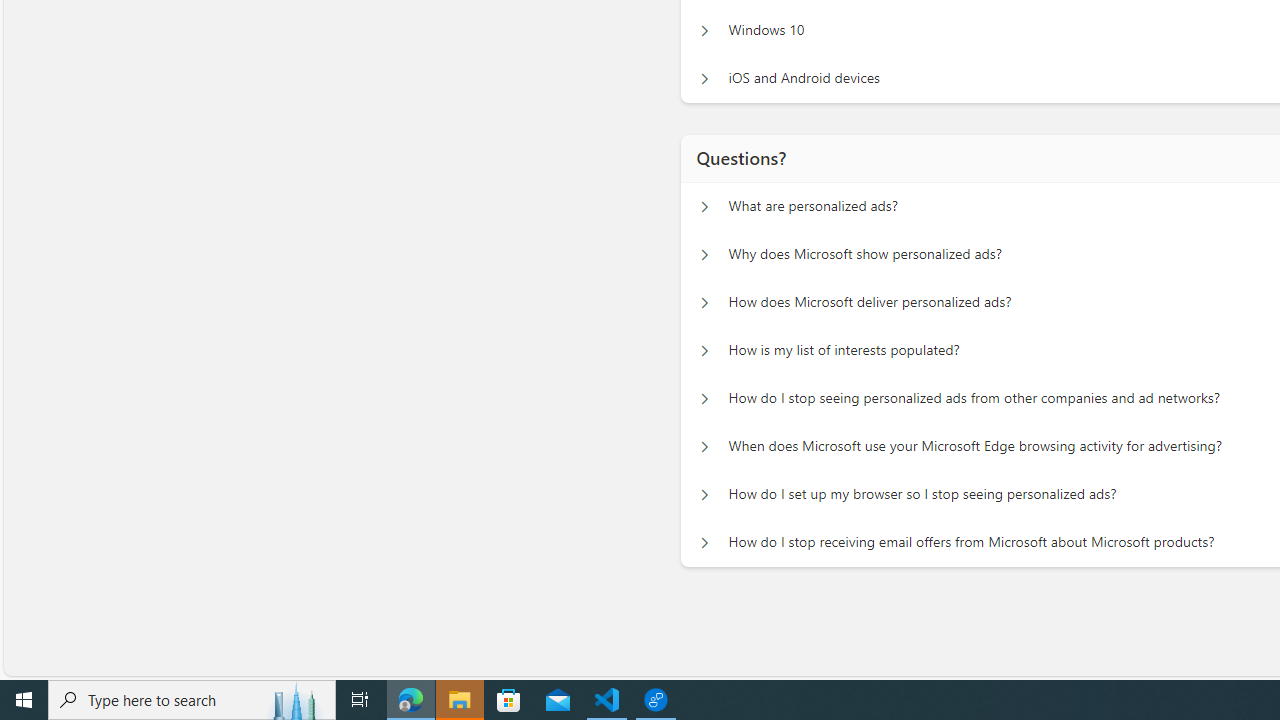  I want to click on 'Questions? How is my list of interests populated?', so click(704, 350).